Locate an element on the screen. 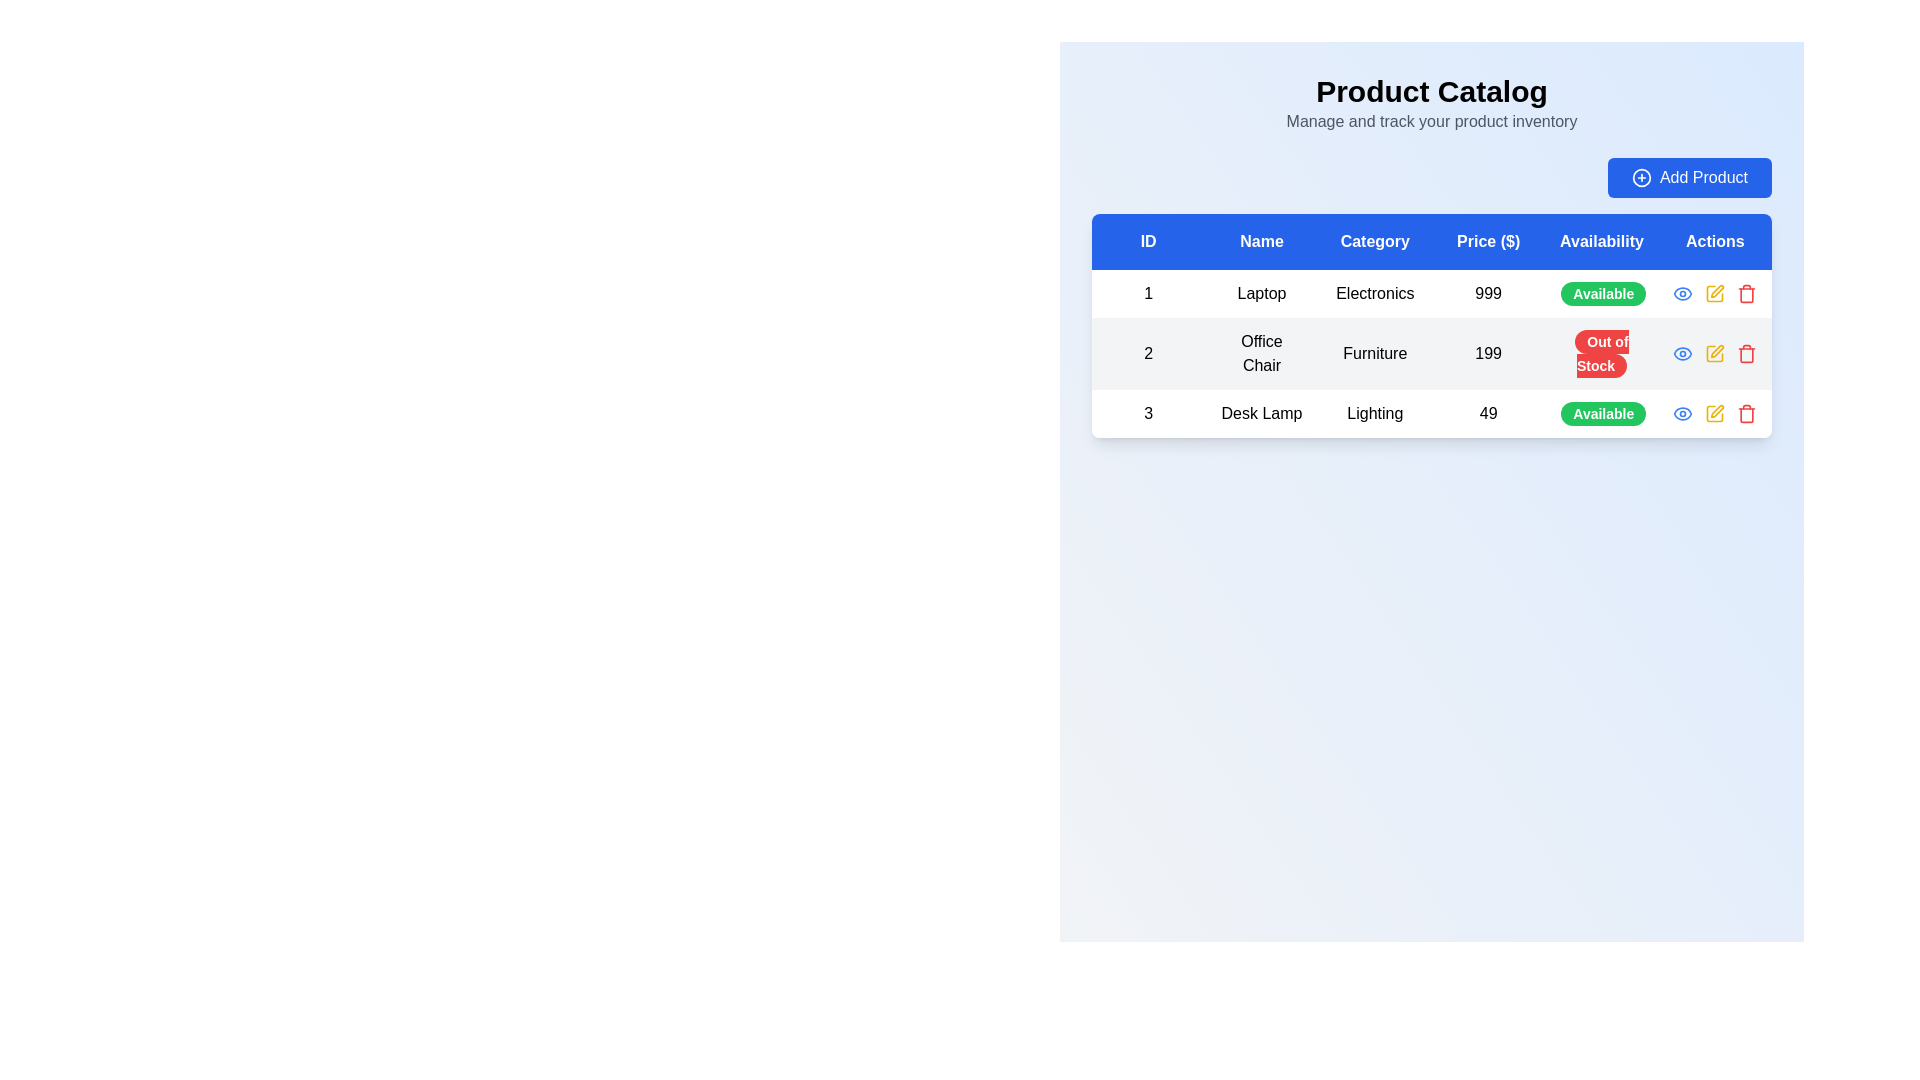 The height and width of the screenshot is (1080, 1920). the Icon button in the second row of the 'Actions' column of the product table is located at coordinates (1682, 293).